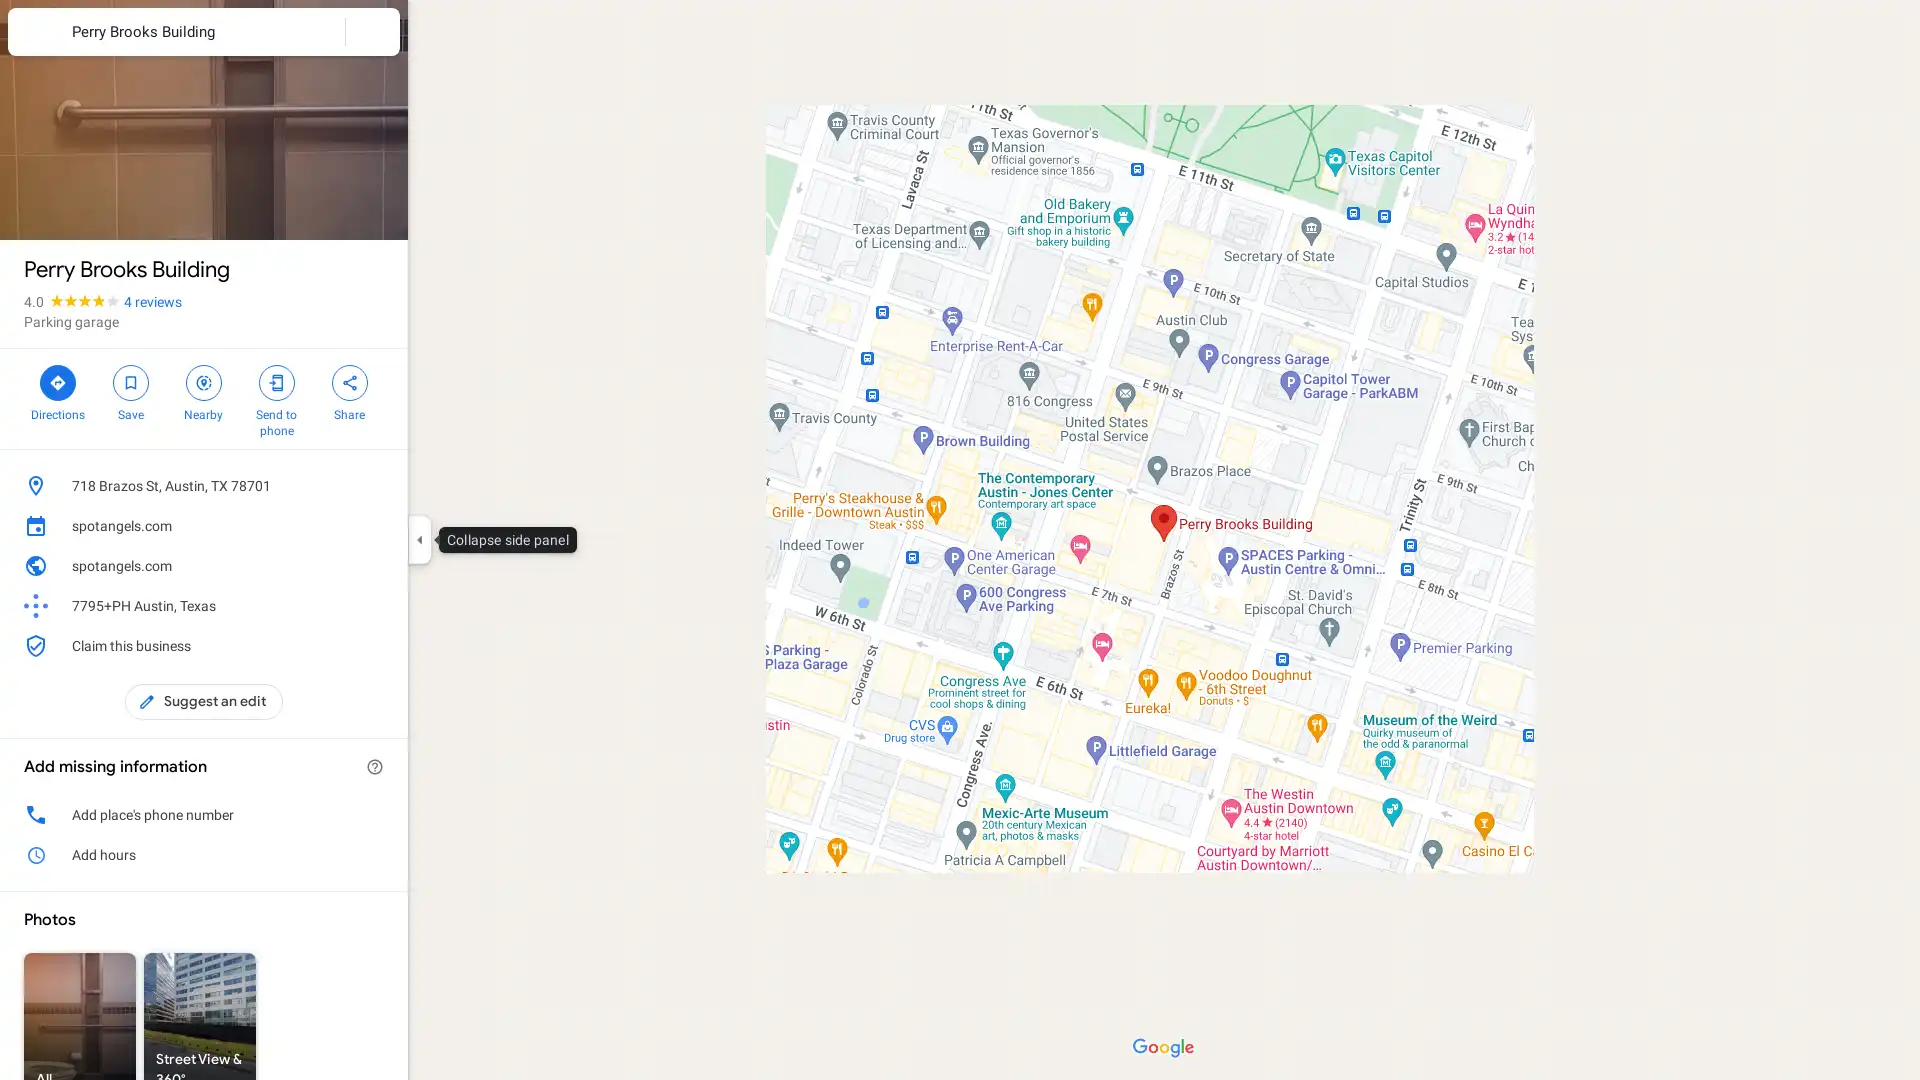  I want to click on Share Perry Brooks Building, so click(349, 390).